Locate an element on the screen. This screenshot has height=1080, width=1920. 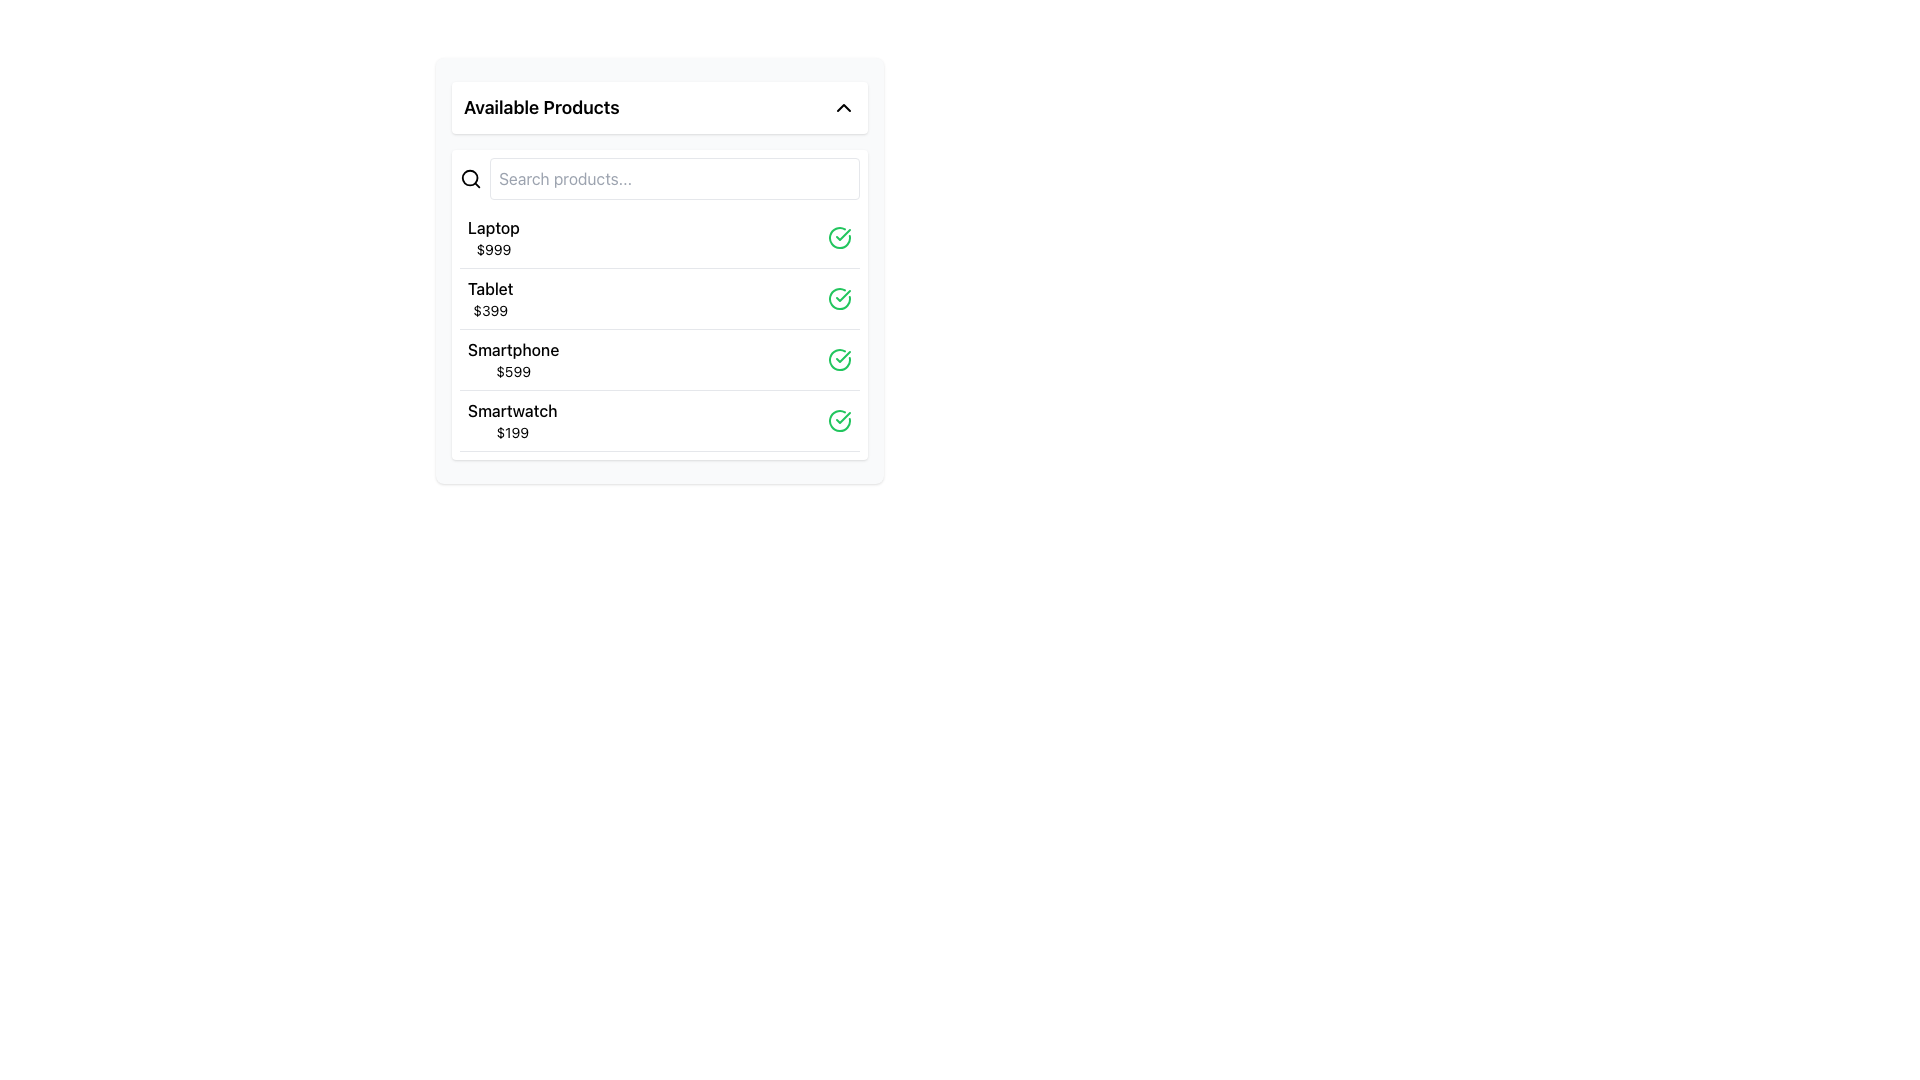
the text label 'Smartwatch' located in the fourth row of the 'Available Products' section is located at coordinates (512, 410).